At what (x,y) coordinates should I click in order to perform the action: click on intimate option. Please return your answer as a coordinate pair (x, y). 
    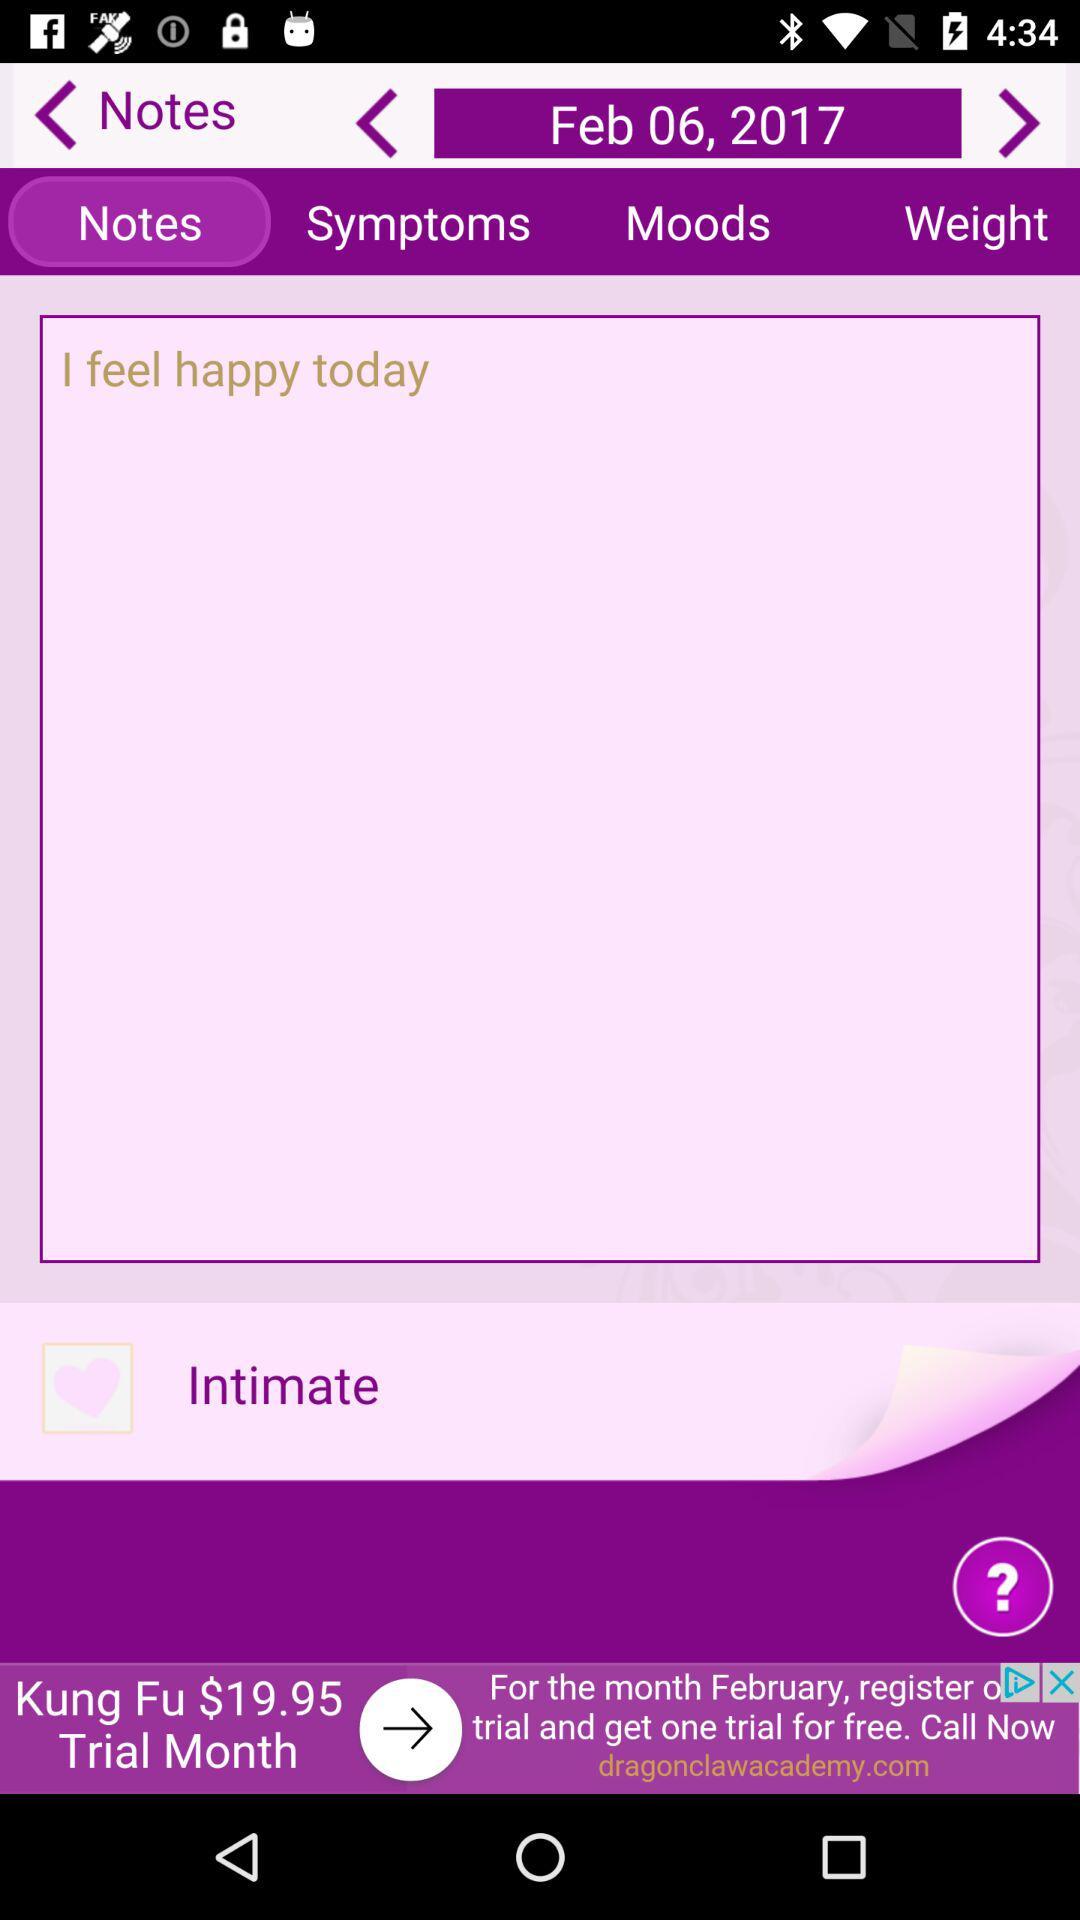
    Looking at the image, I should click on (86, 1388).